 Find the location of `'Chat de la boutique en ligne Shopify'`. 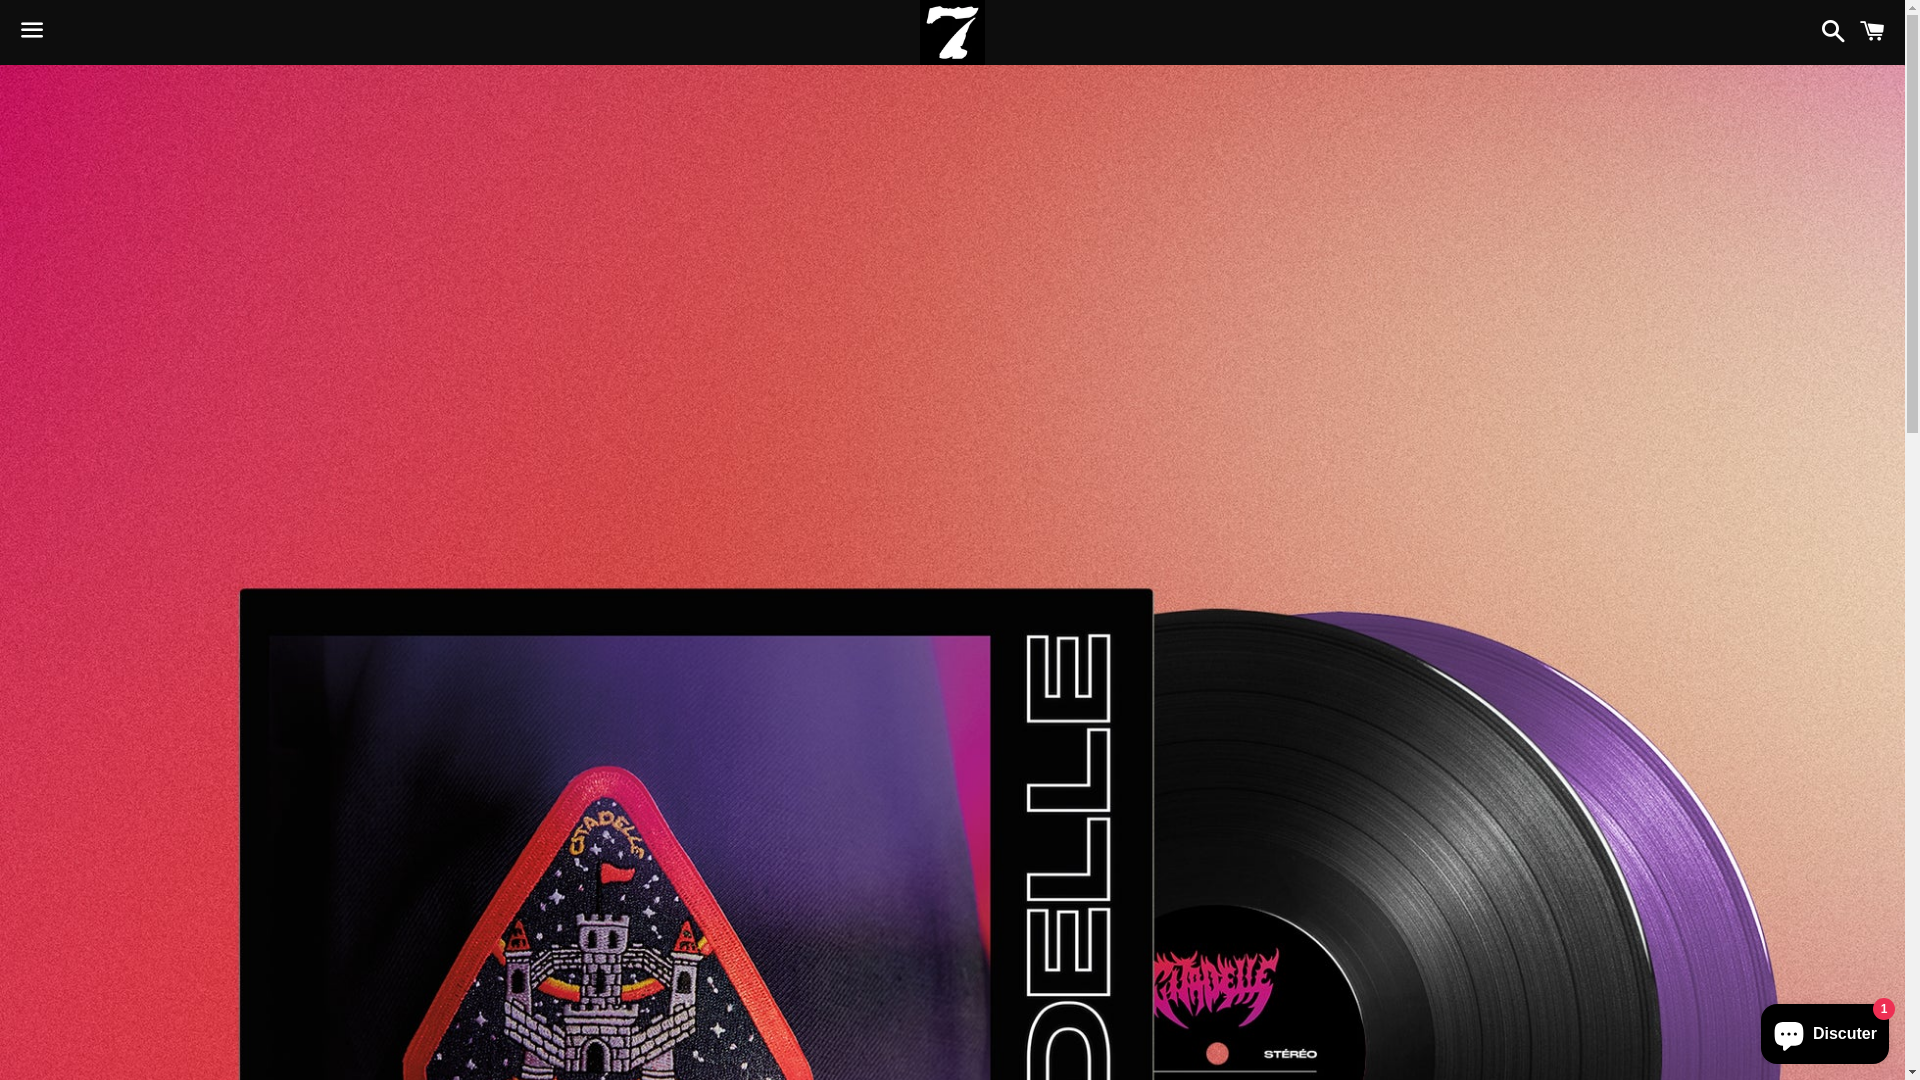

'Chat de la boutique en ligne Shopify' is located at coordinates (1824, 1029).